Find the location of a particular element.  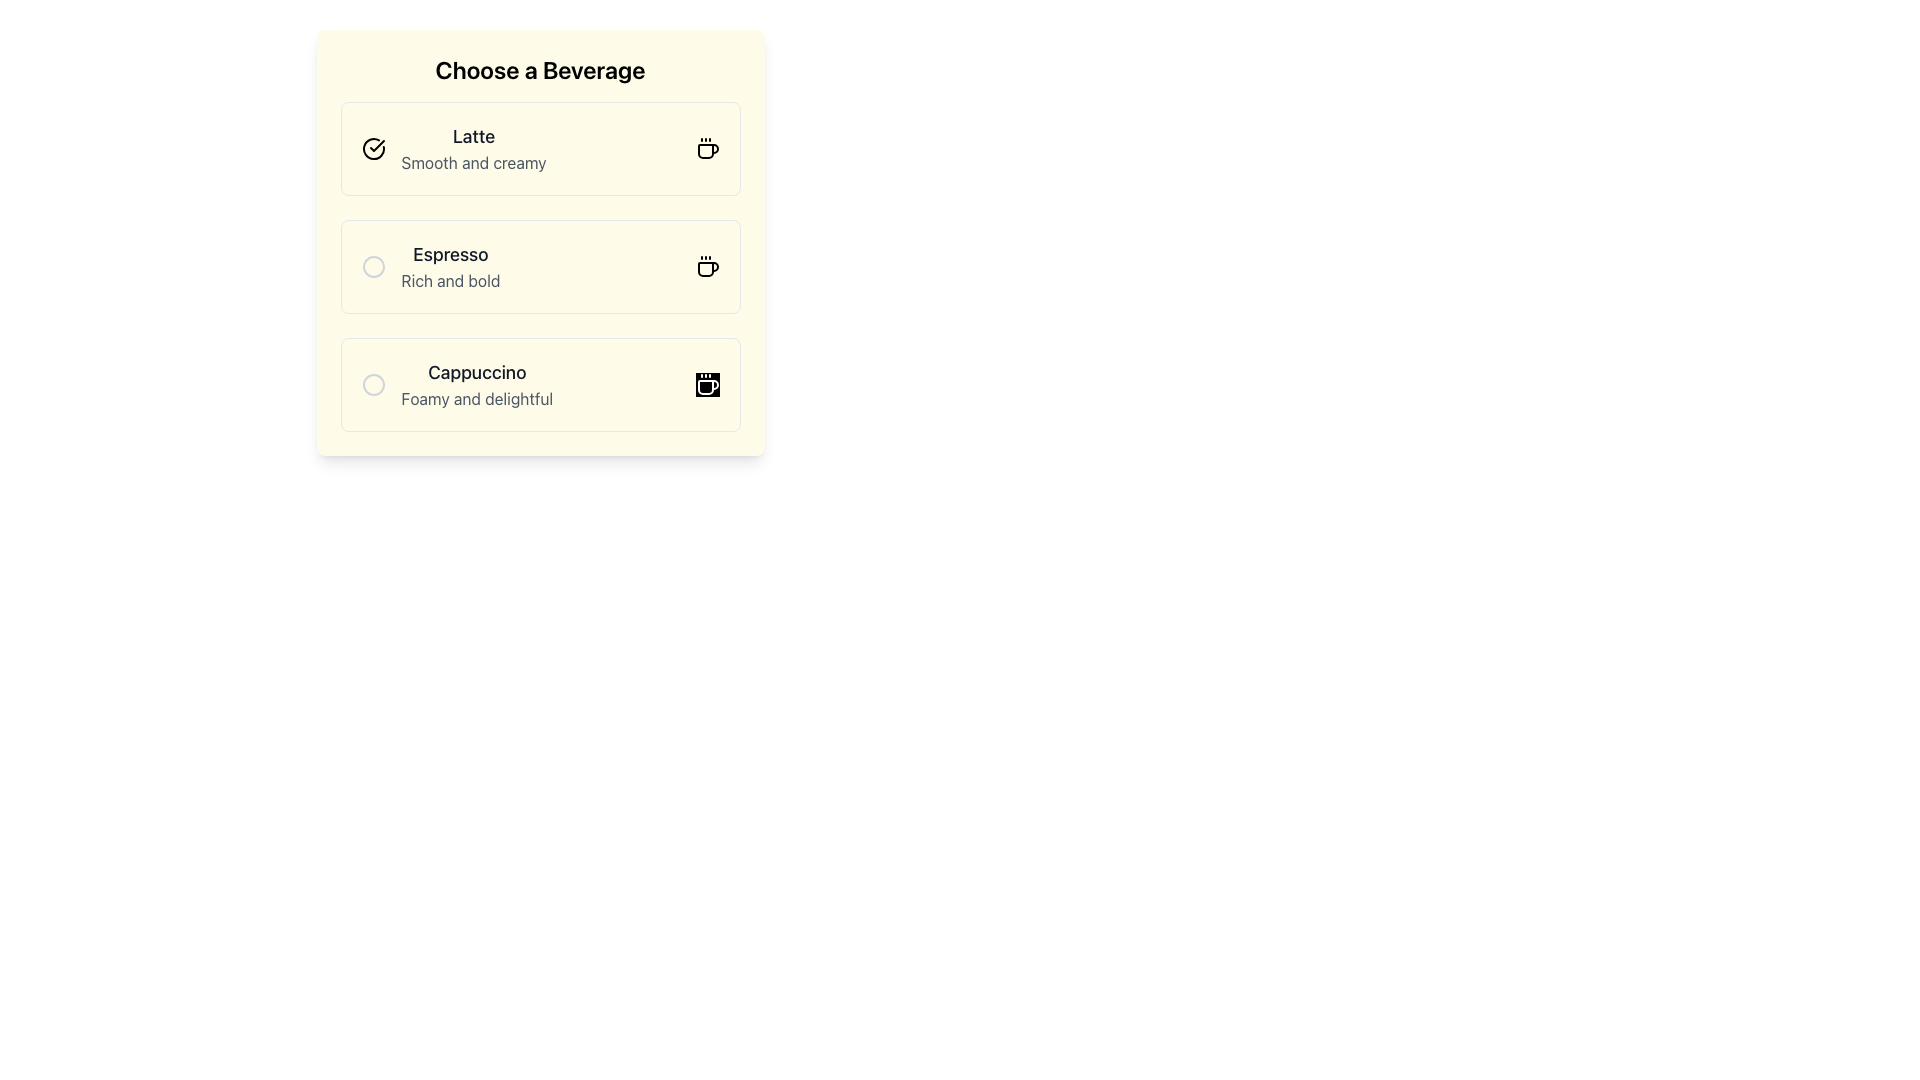

text of the first beverage option in the list titled 'Choose a Beverage', which includes its name and a brief description is located at coordinates (473, 148).